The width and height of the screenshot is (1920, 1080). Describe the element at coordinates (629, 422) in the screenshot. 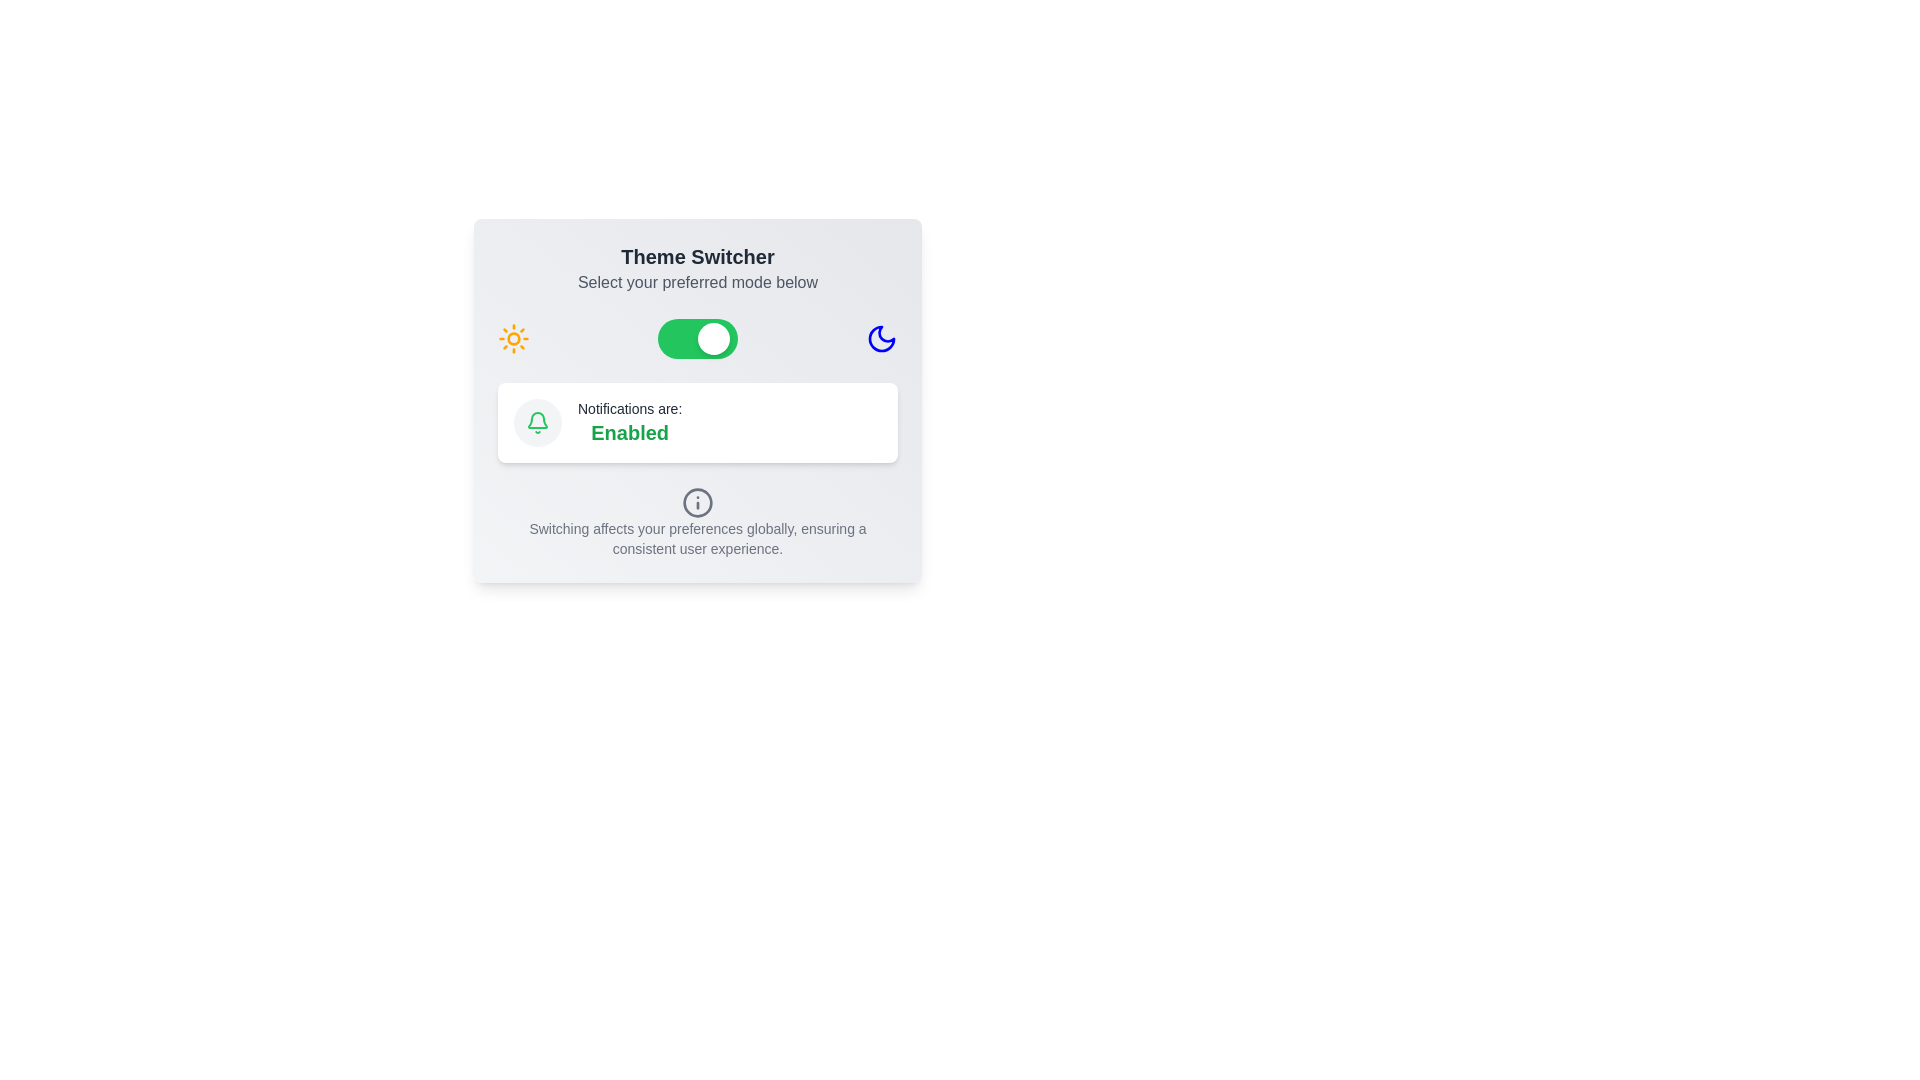

I see `text label indicating the notification state, which shows 'Notifications are:' in a smaller font and 'Enabled' in a larger, bold, green font` at that location.